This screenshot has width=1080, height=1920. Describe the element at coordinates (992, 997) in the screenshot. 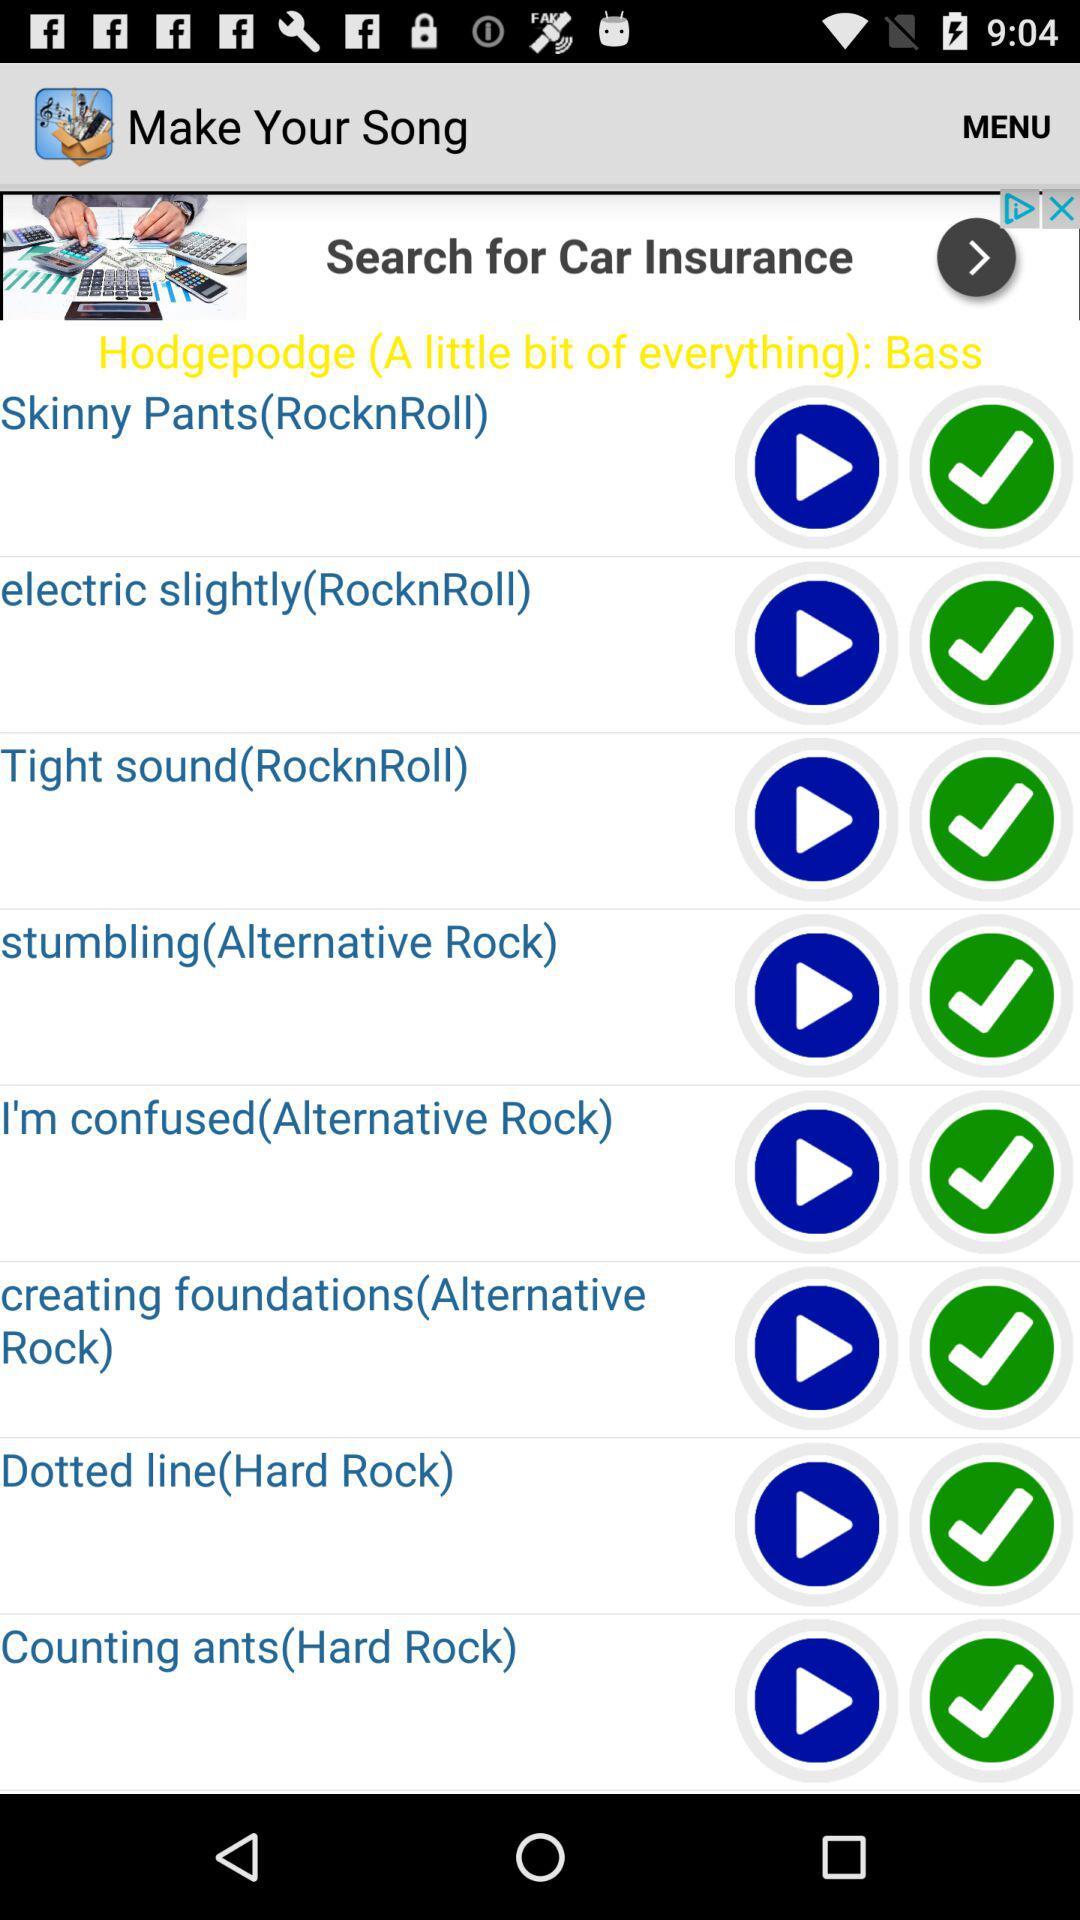

I see `switch` at that location.